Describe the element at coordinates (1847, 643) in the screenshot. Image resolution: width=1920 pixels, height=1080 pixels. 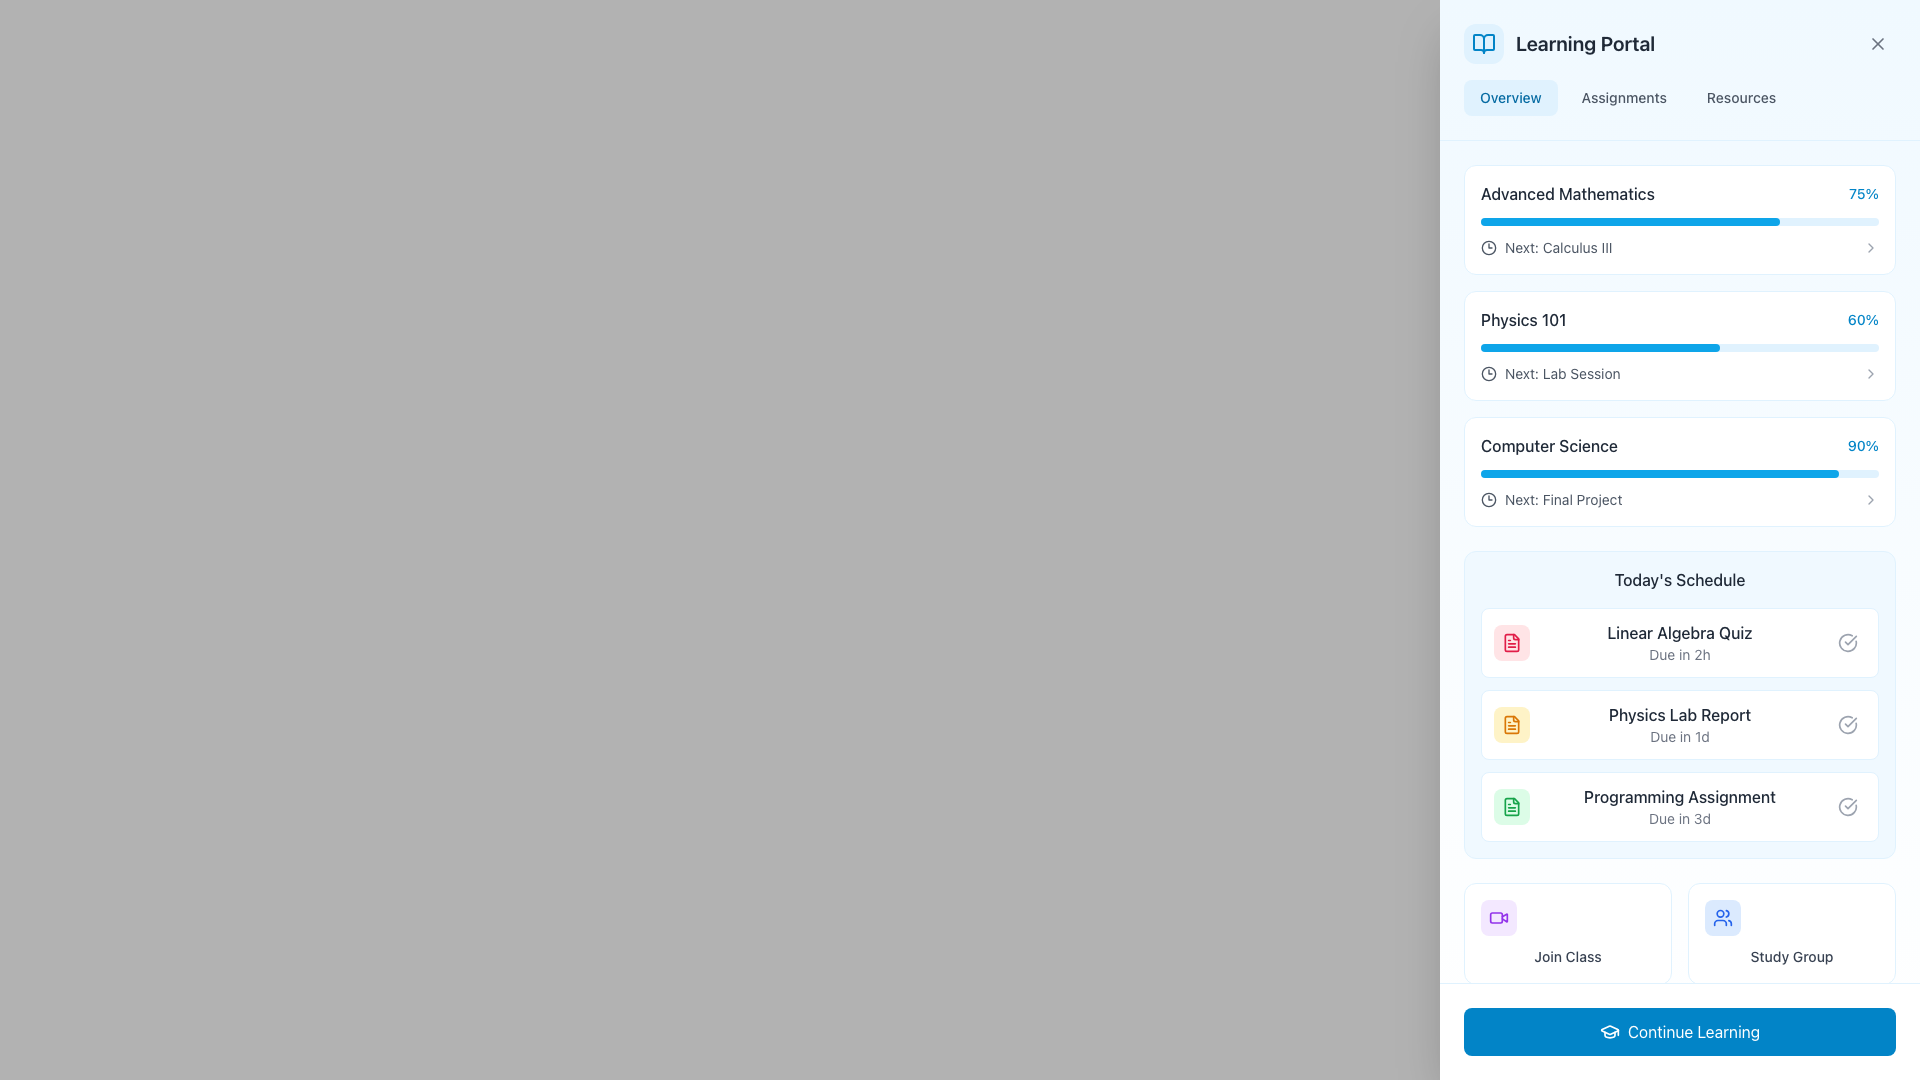
I see `the circular icon button with a gray checkmark located at the far right of the 'Linear Algebra Quiz' schedule item` at that location.